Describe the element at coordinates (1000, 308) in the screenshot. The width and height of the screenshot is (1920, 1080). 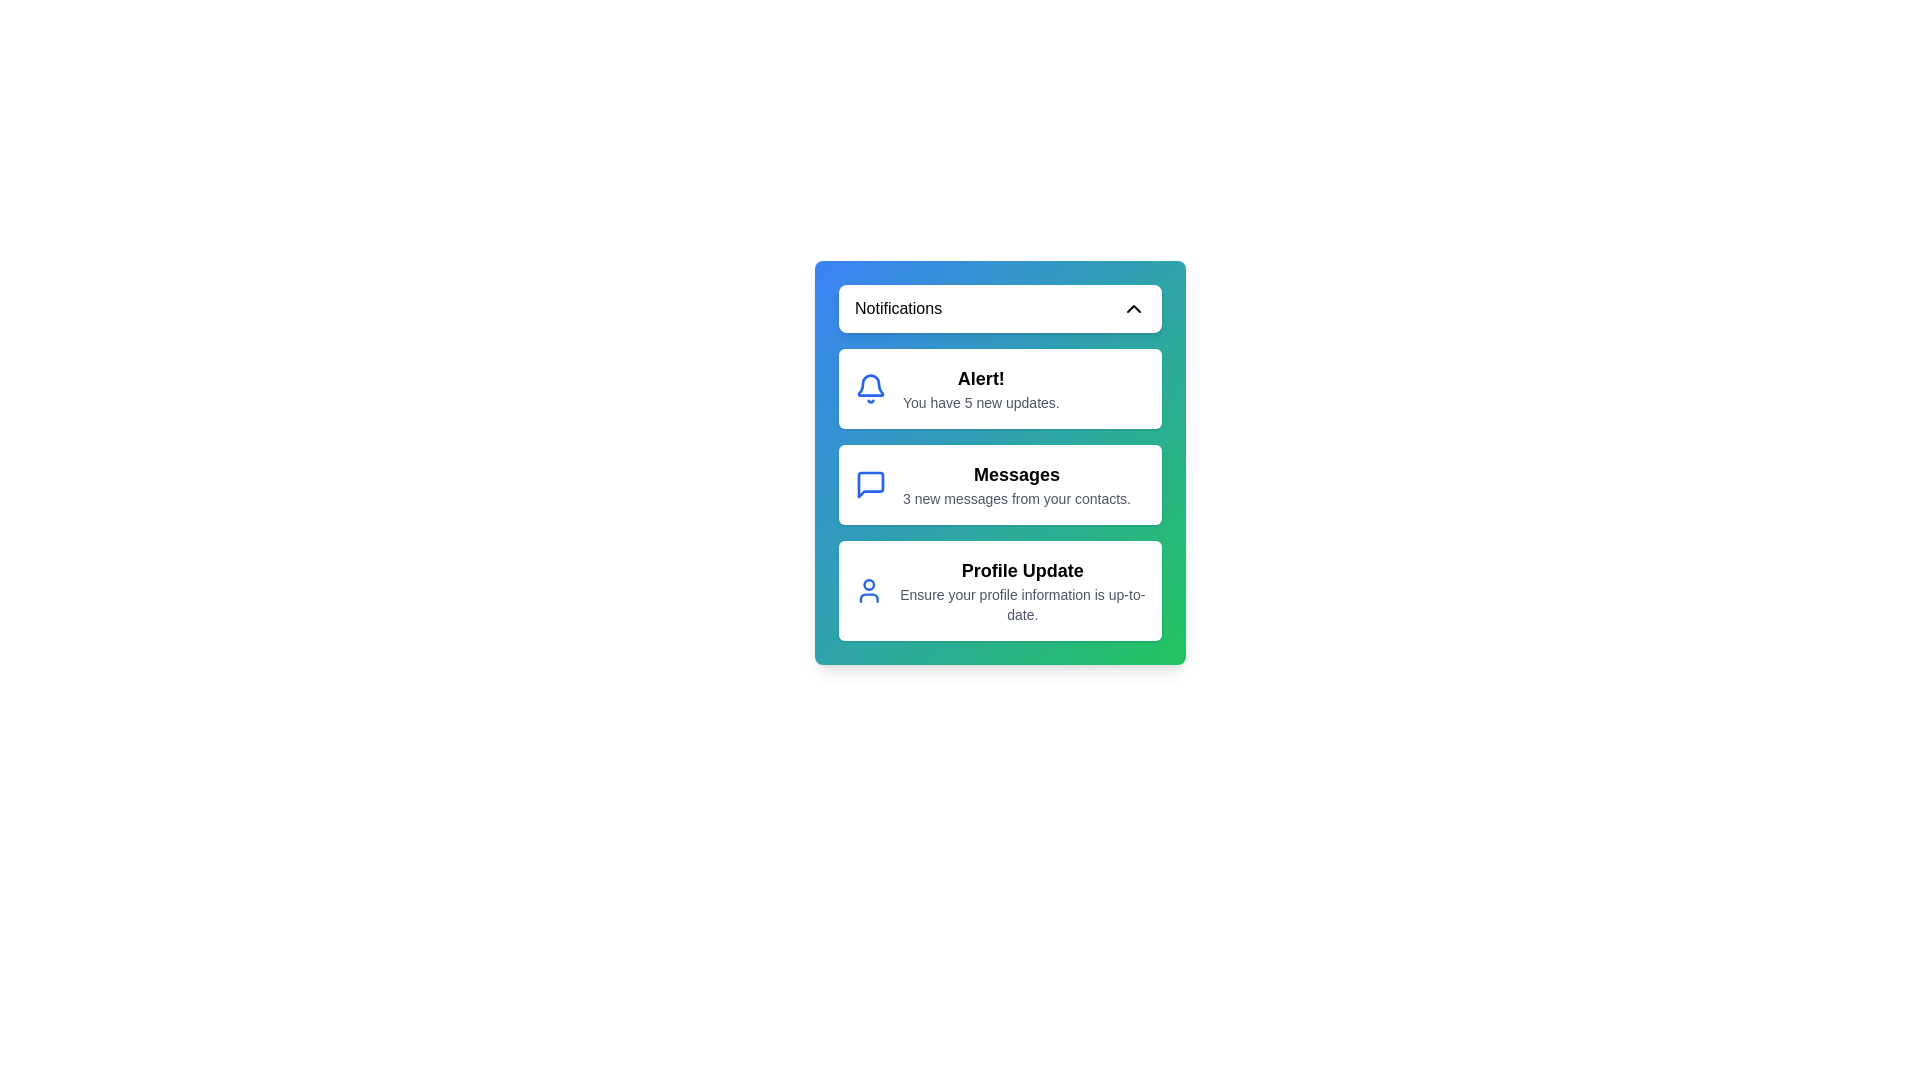
I see `the 'Notifications' button to toggle the menu visibility` at that location.